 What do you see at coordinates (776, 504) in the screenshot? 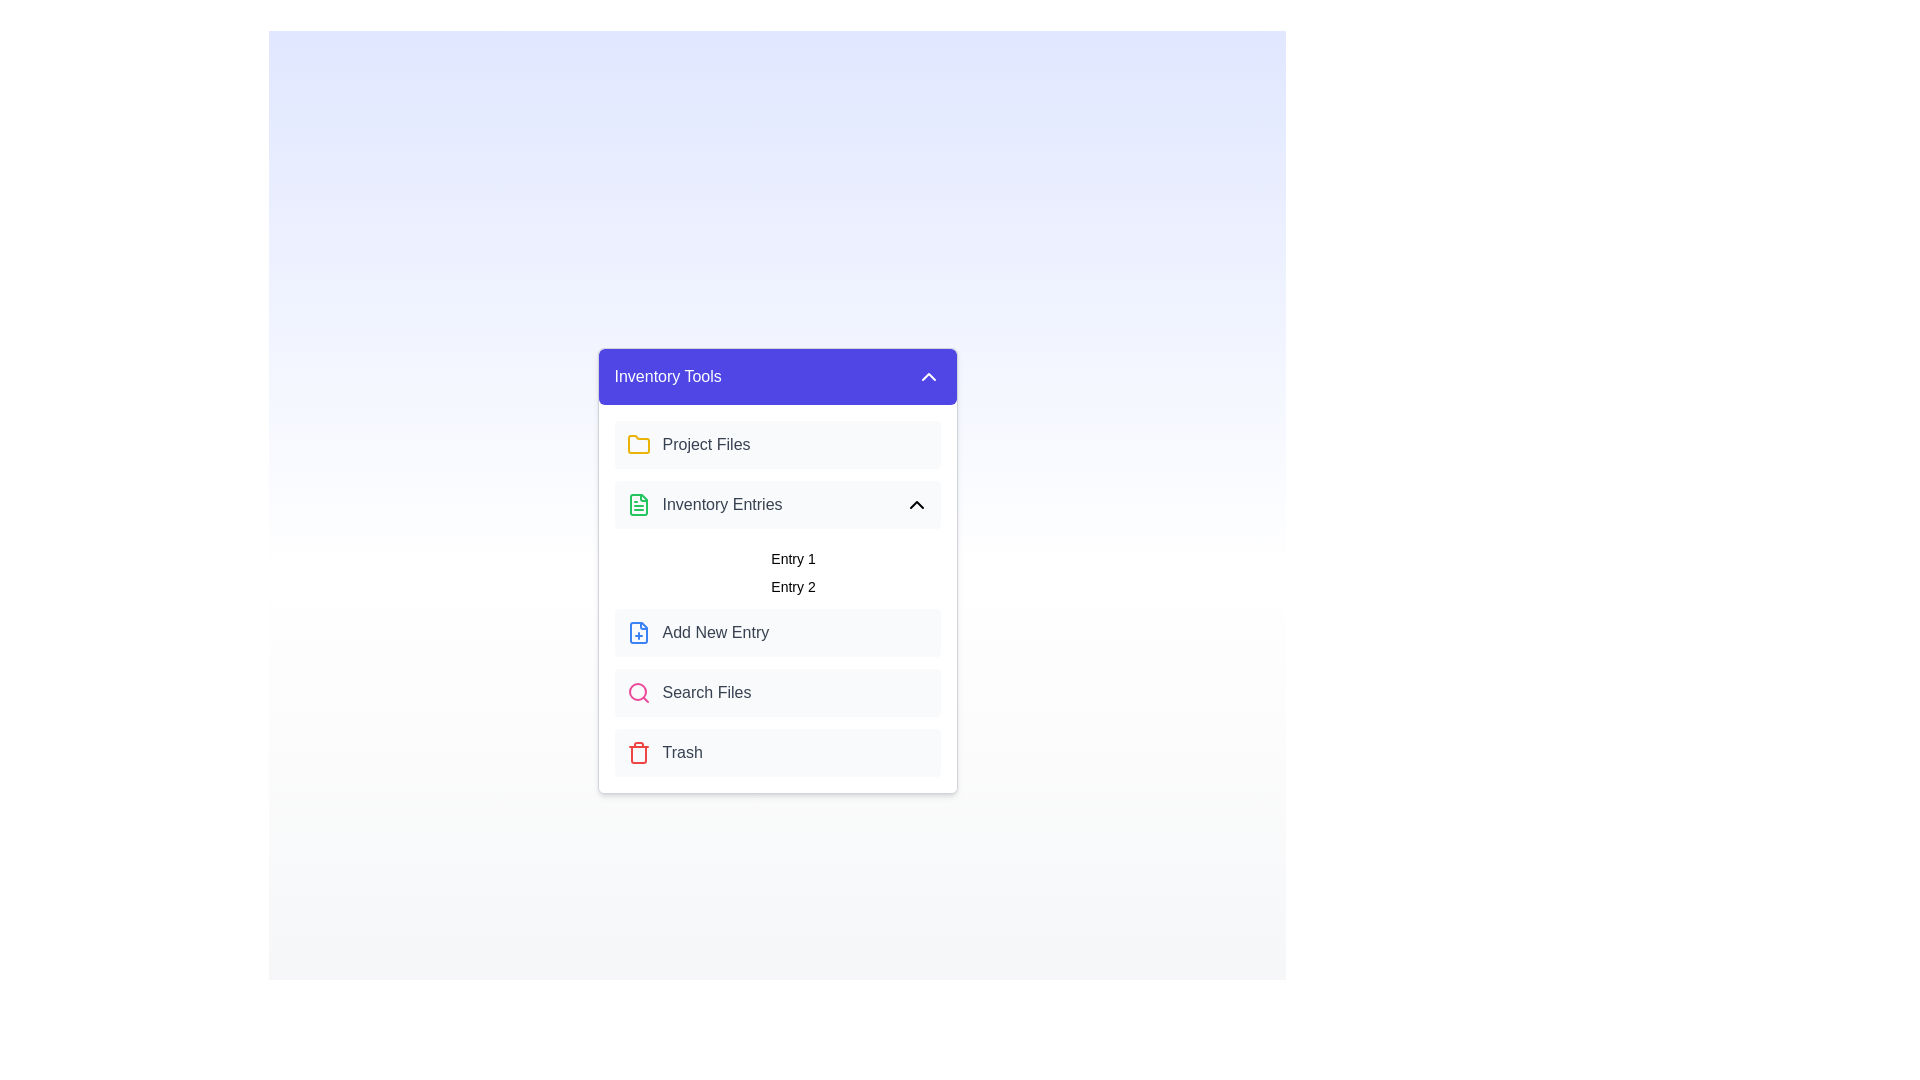
I see `the second item in the navigation menu under the 'Inventory Tools' header` at bounding box center [776, 504].